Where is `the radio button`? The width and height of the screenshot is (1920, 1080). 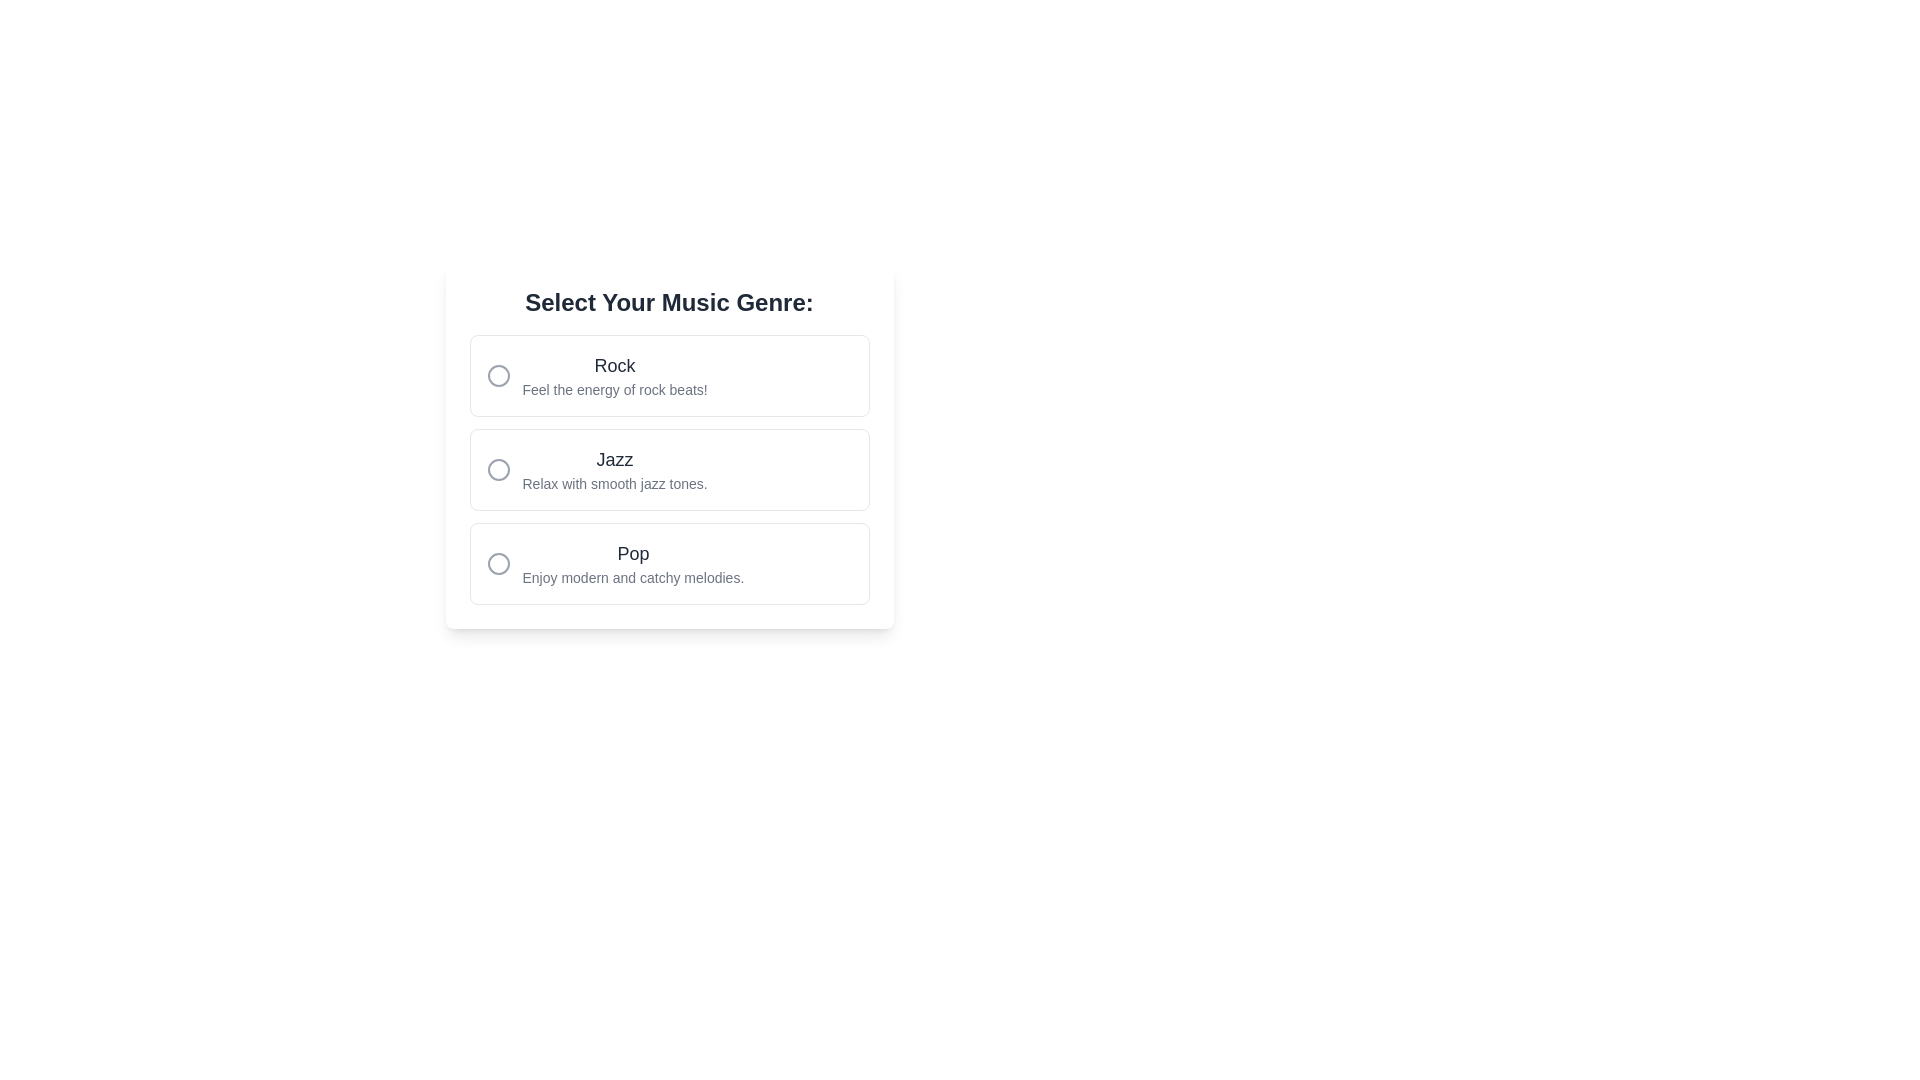
the radio button is located at coordinates (498, 470).